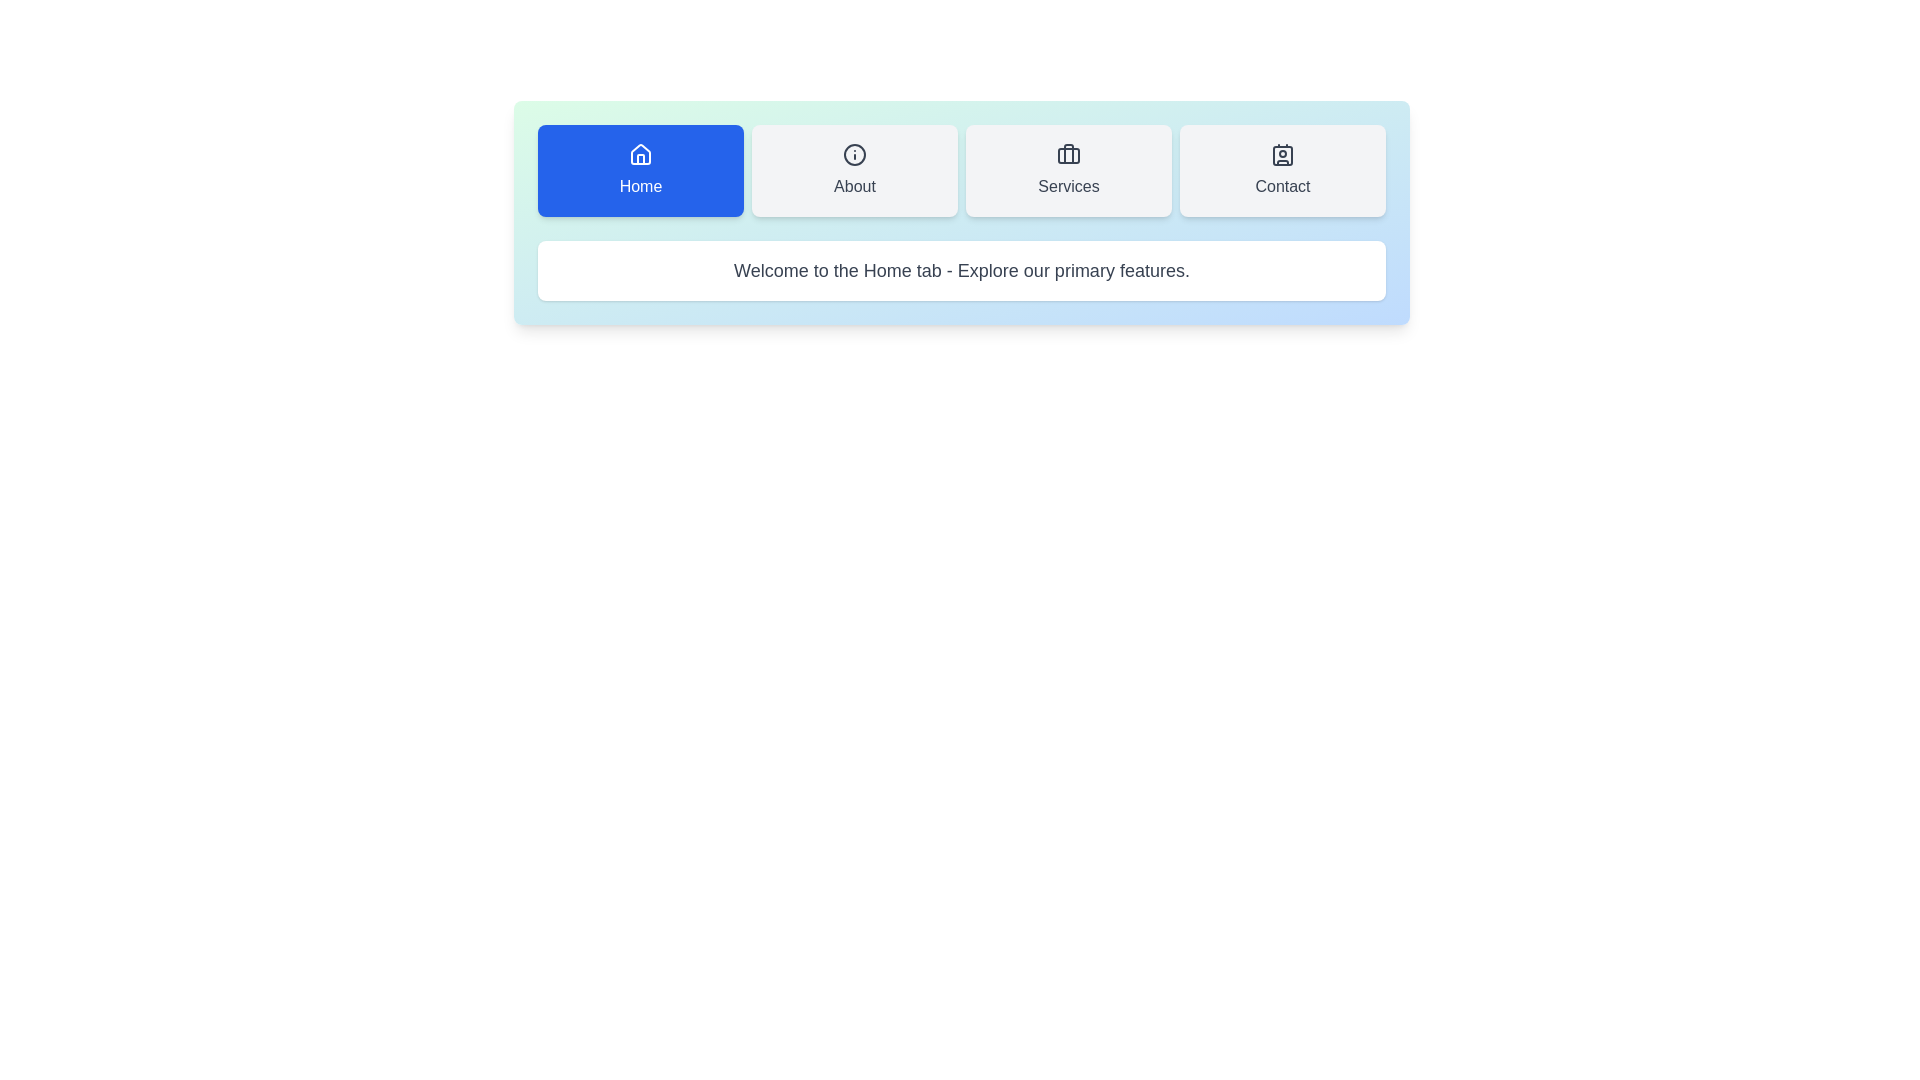 The image size is (1920, 1080). Describe the element at coordinates (961, 270) in the screenshot. I see `the static text label that says 'Welcome to the Home tab - Explore our primary features.', which is a white rectangular box with rounded corners, positioned prominently below the main navigation options` at that location.